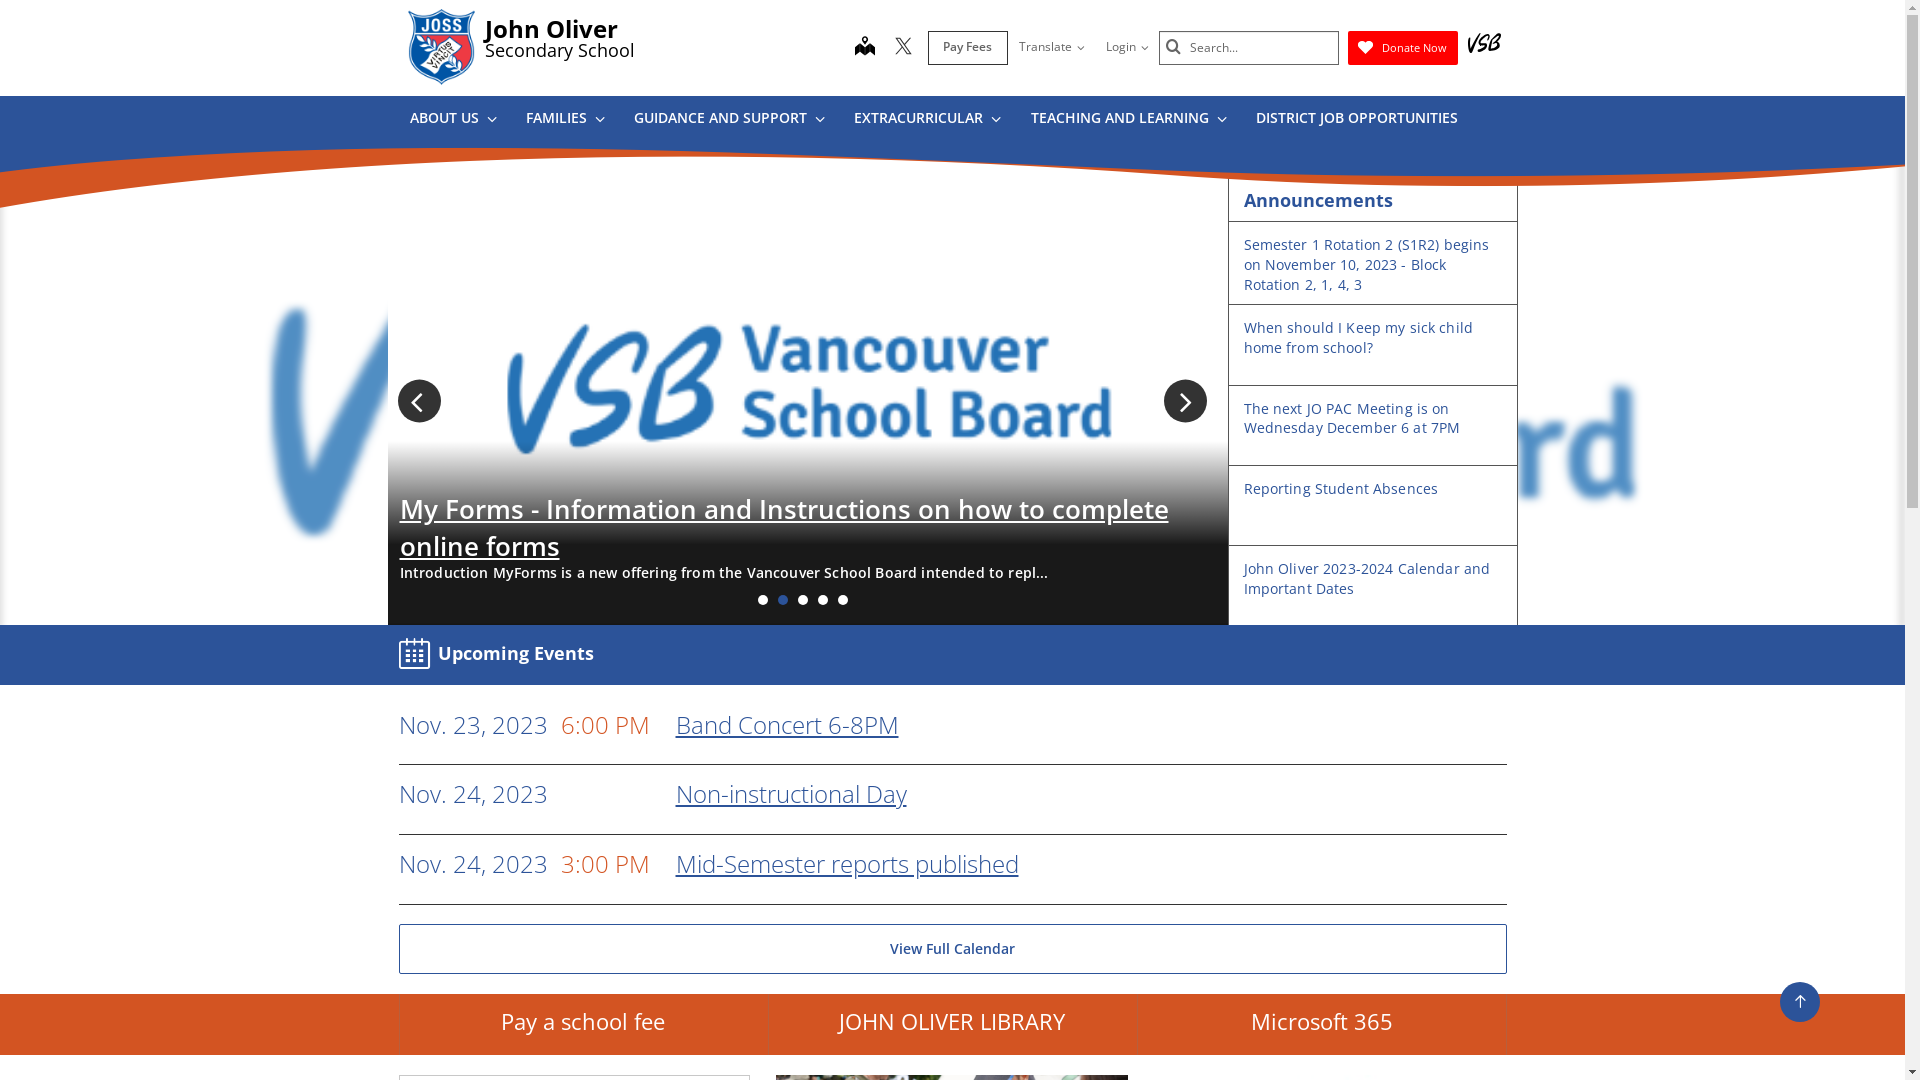  I want to click on 'Reporting Student Absences', so click(1341, 488).